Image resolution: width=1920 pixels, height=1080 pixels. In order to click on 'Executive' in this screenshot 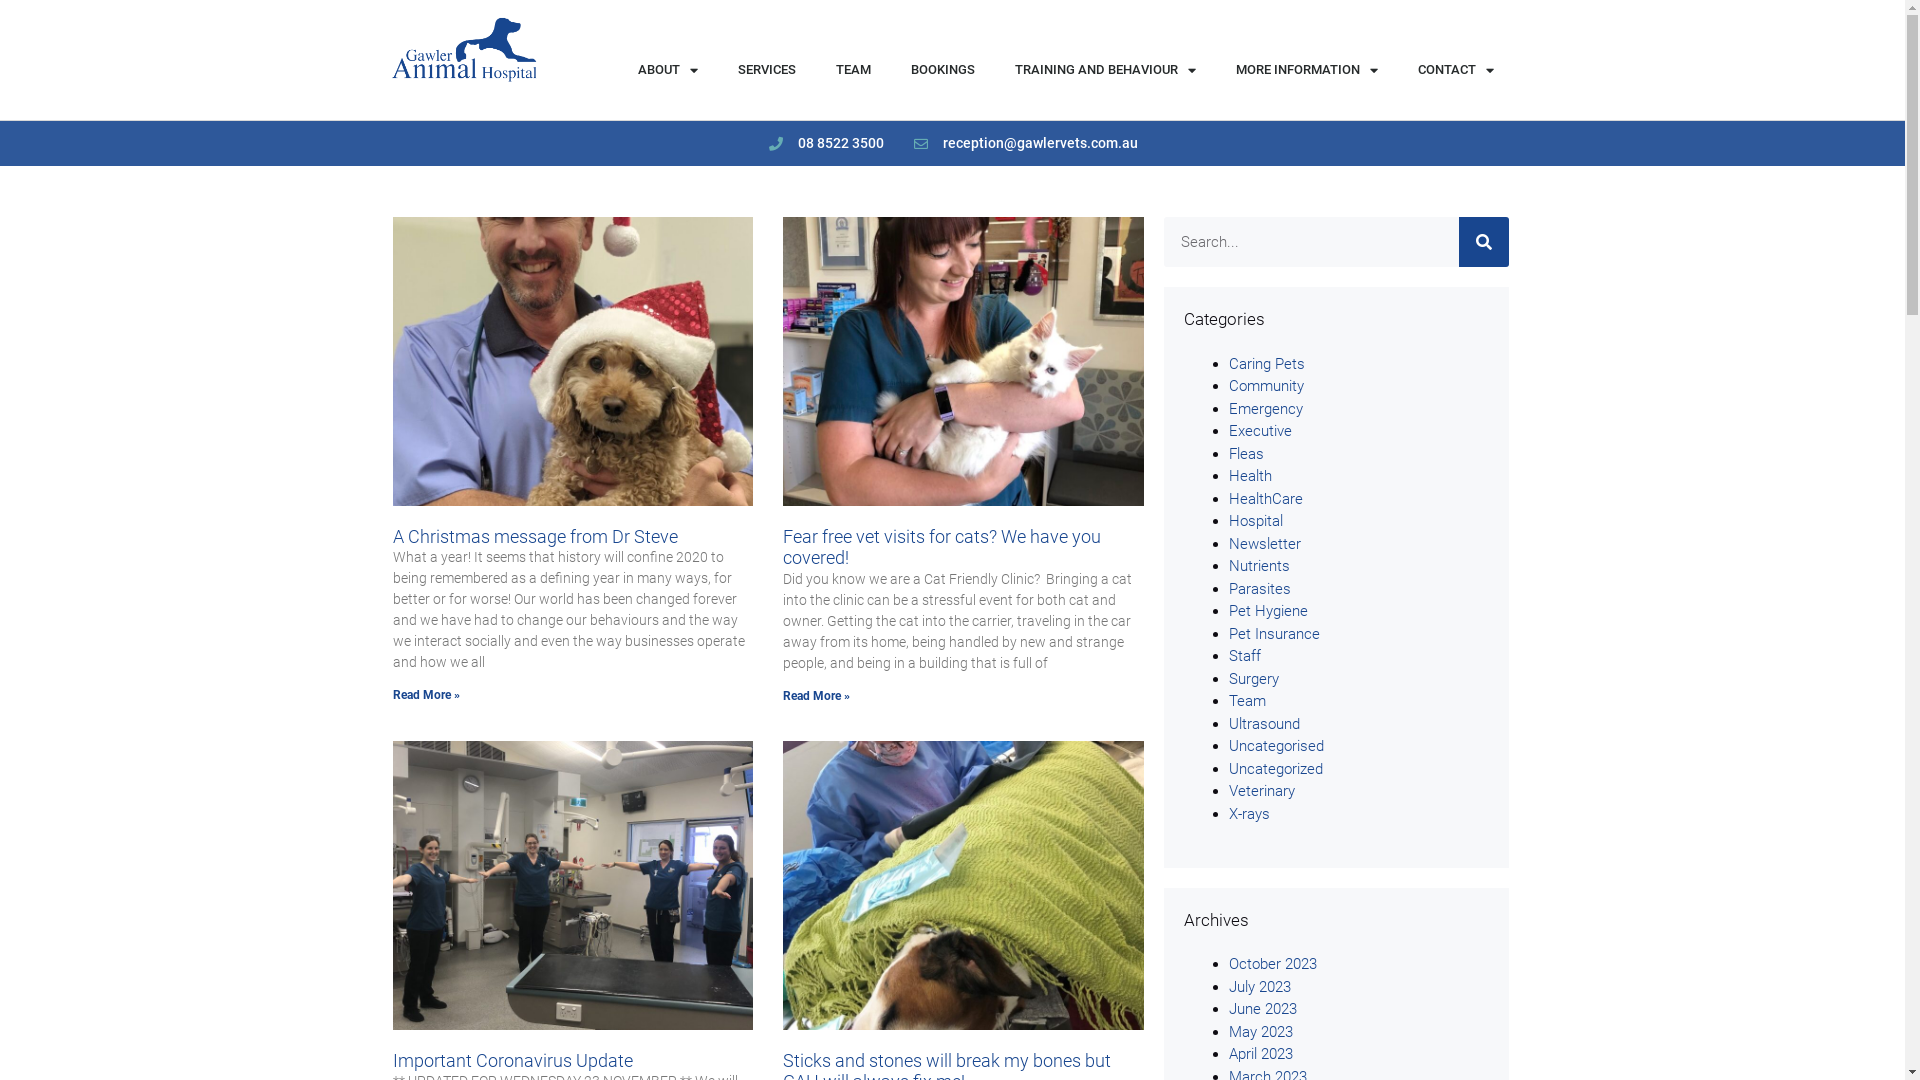, I will do `click(1259, 430)`.